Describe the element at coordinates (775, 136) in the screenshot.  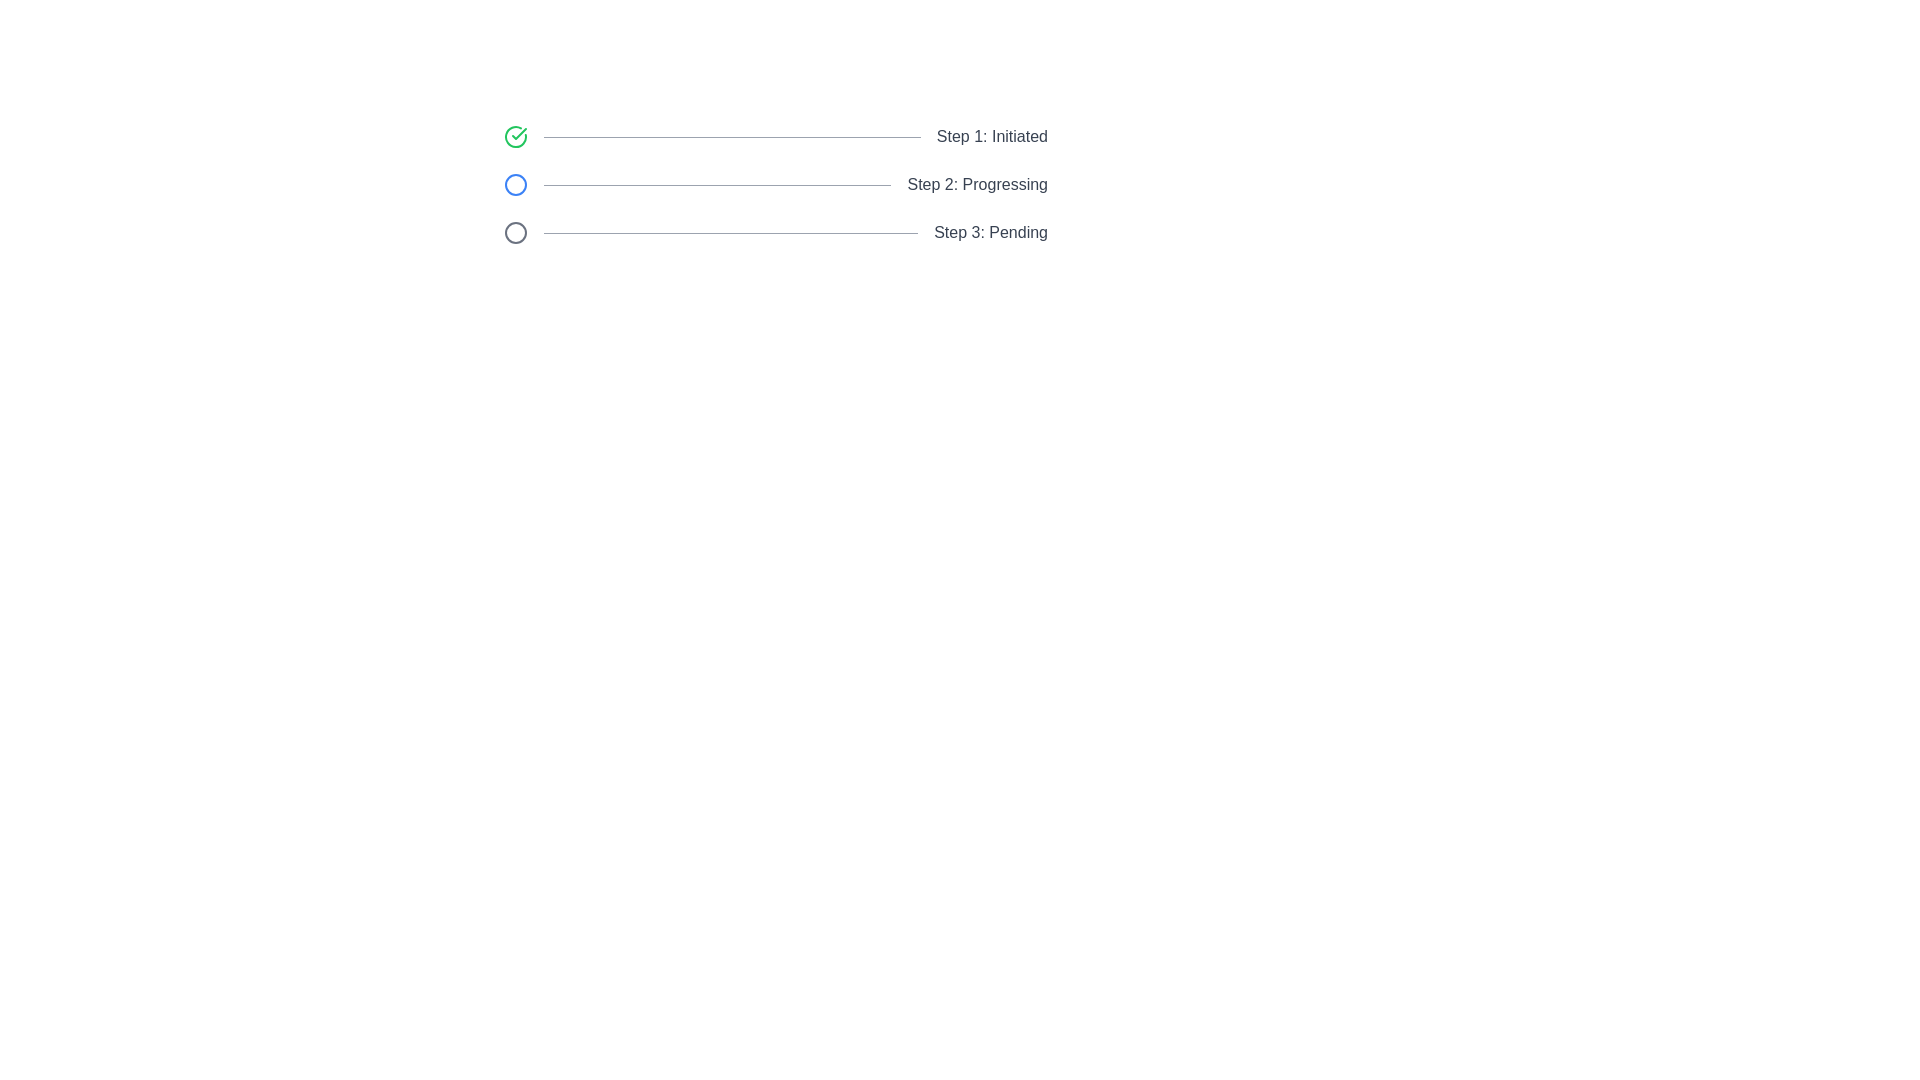
I see `status label of the first step indicator, which shows 'Initiated' with a green check mark, located at the top of the step sequence` at that location.